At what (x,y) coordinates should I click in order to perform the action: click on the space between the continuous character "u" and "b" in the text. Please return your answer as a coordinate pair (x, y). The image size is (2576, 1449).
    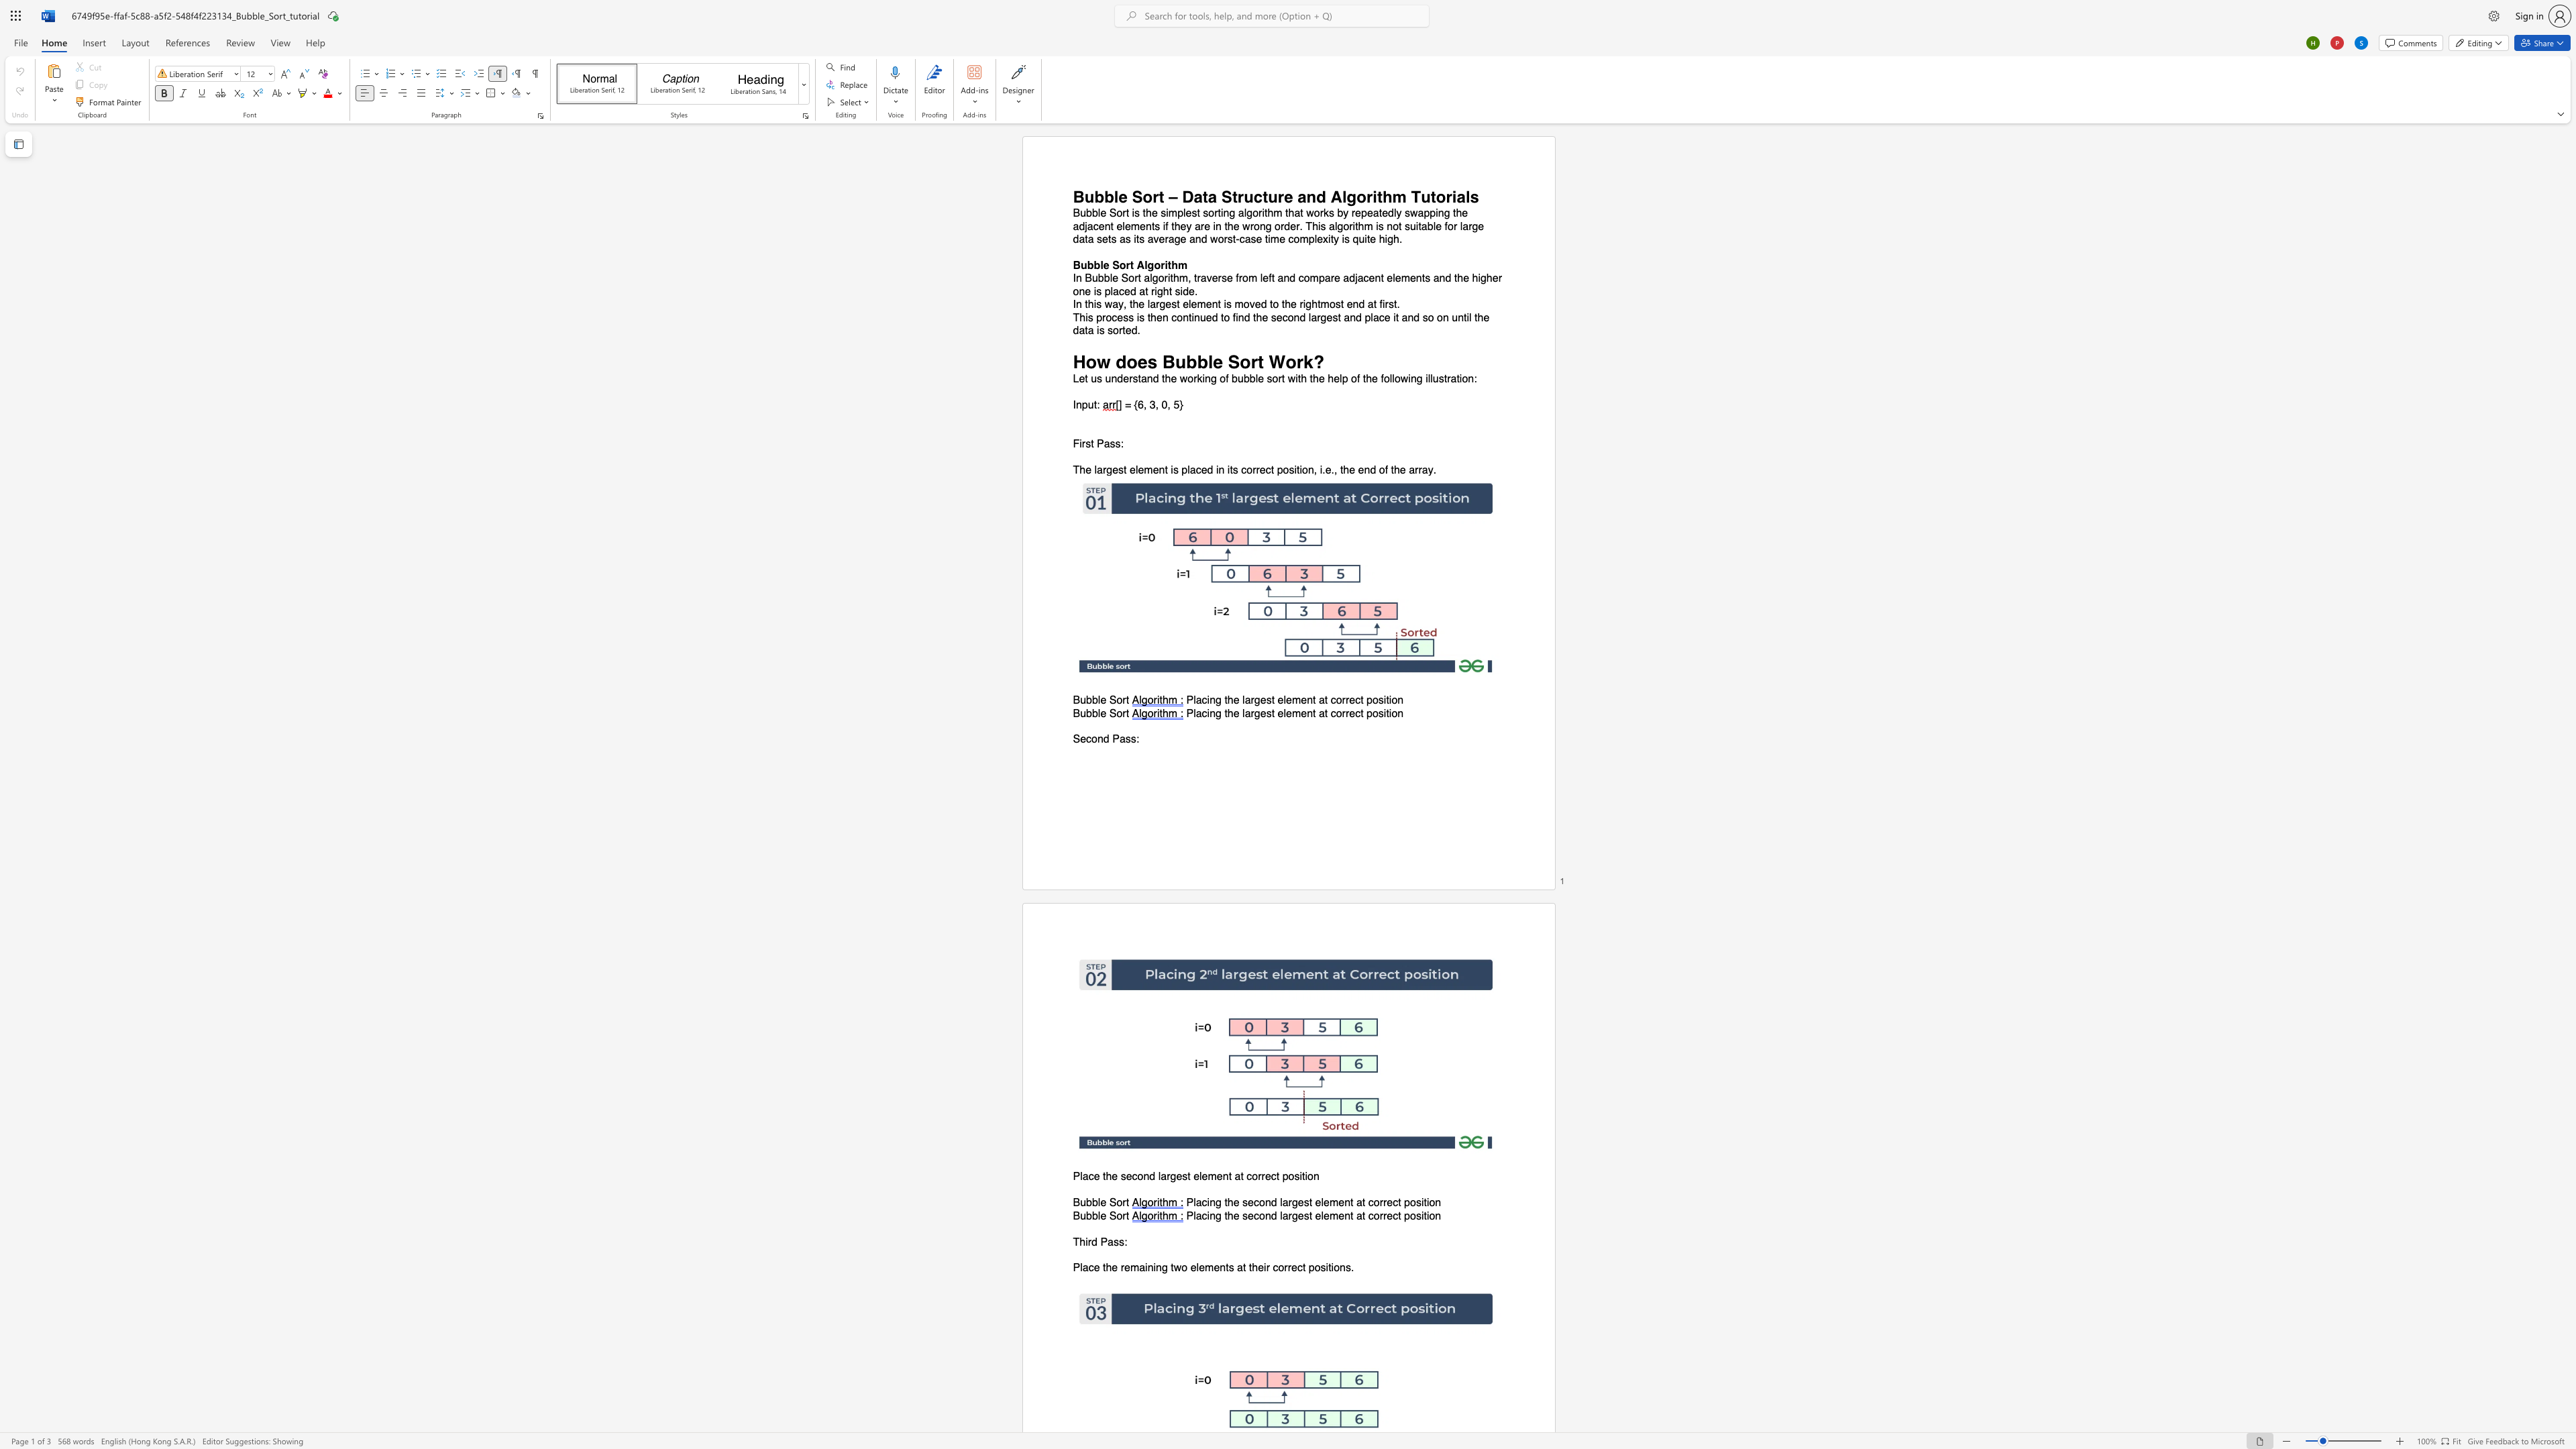
    Looking at the image, I should click on (1185, 361).